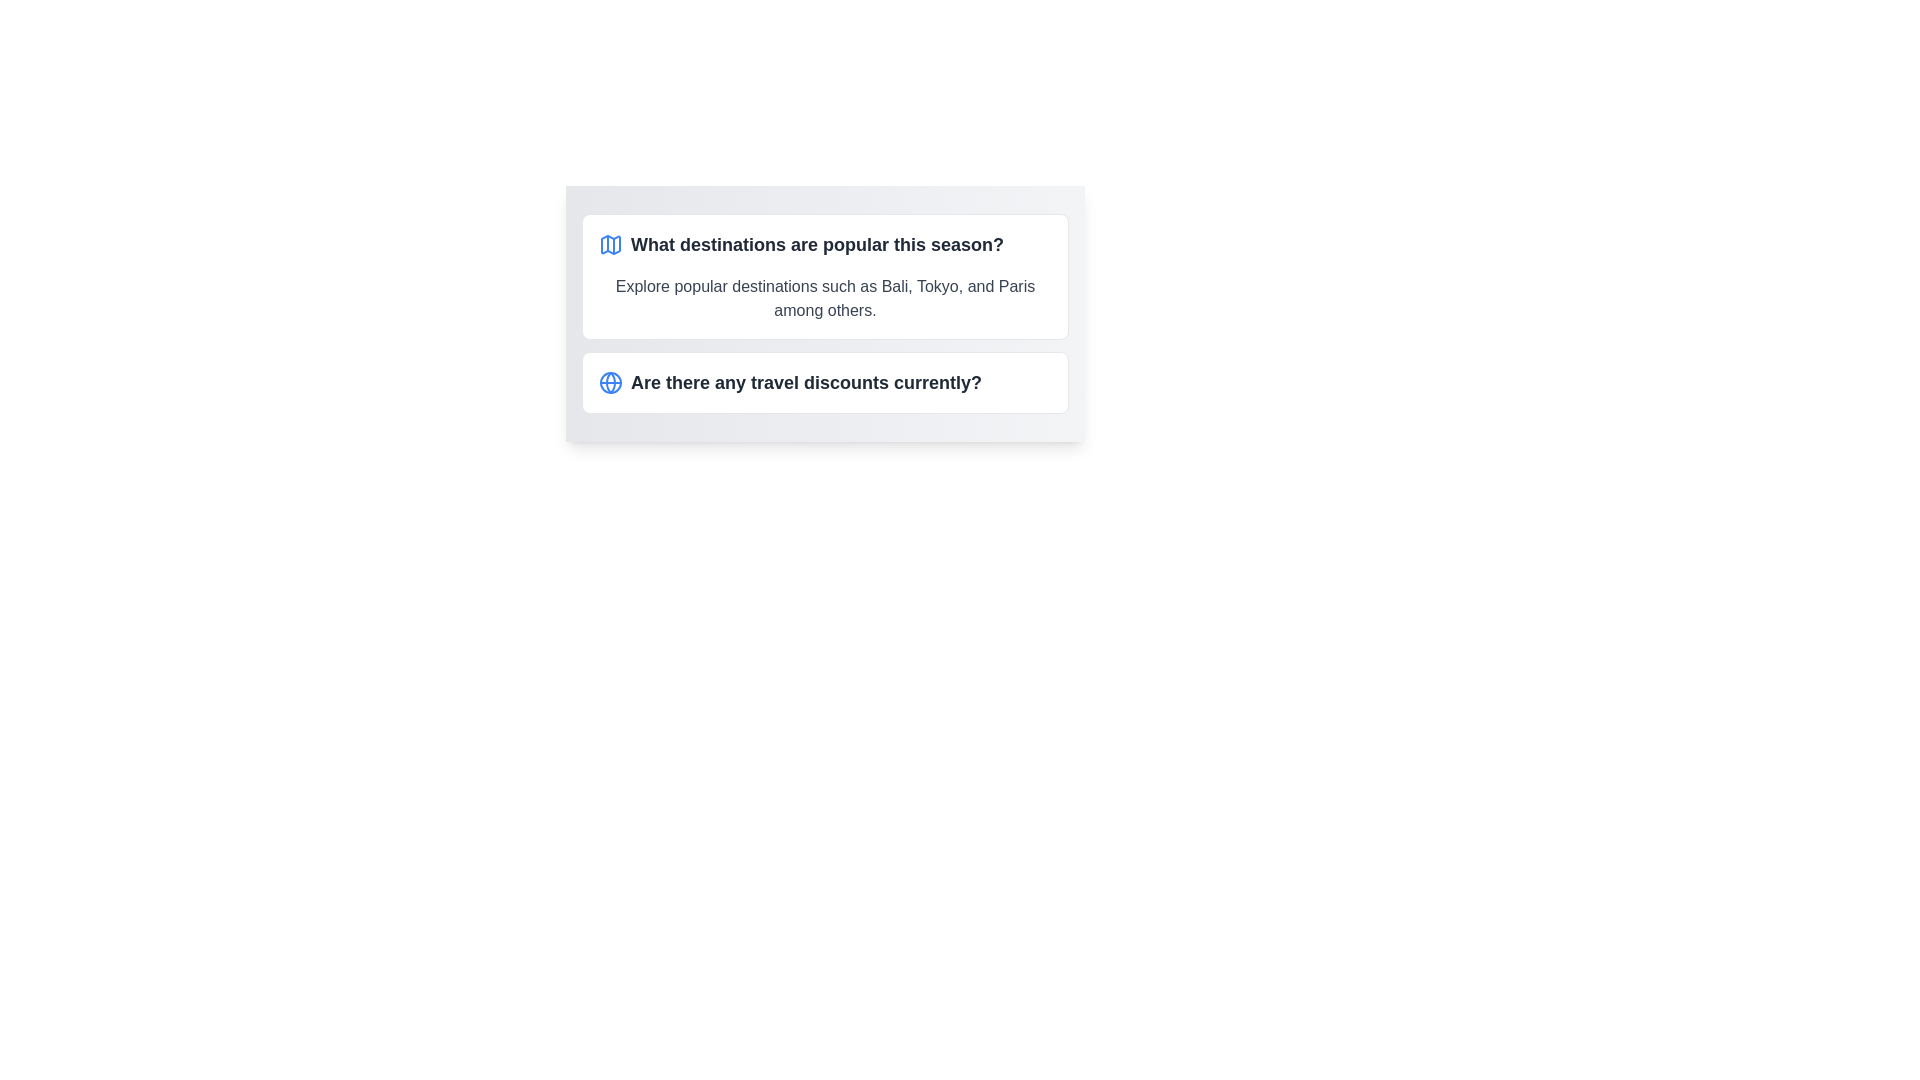 Image resolution: width=1920 pixels, height=1080 pixels. What do you see at coordinates (825, 244) in the screenshot?
I see `the header with bold, large, dark gray text that reads 'What destinations are popular this season?' which is located at the top of the content section` at bounding box center [825, 244].